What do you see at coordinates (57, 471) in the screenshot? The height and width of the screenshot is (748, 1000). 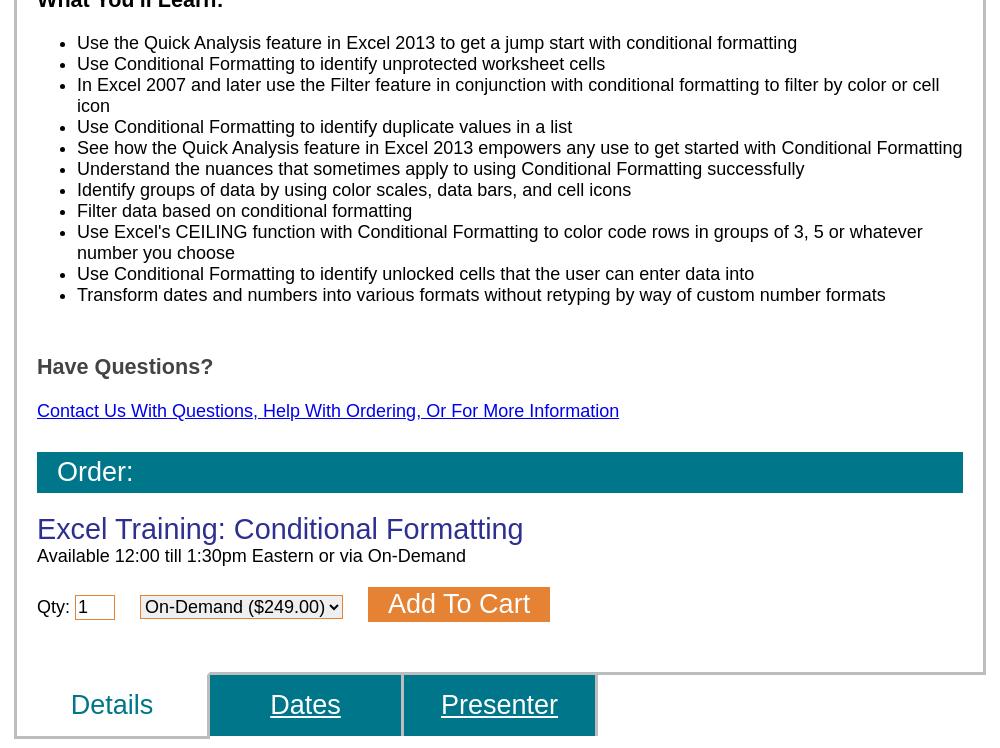 I see `'Order:'` at bounding box center [57, 471].